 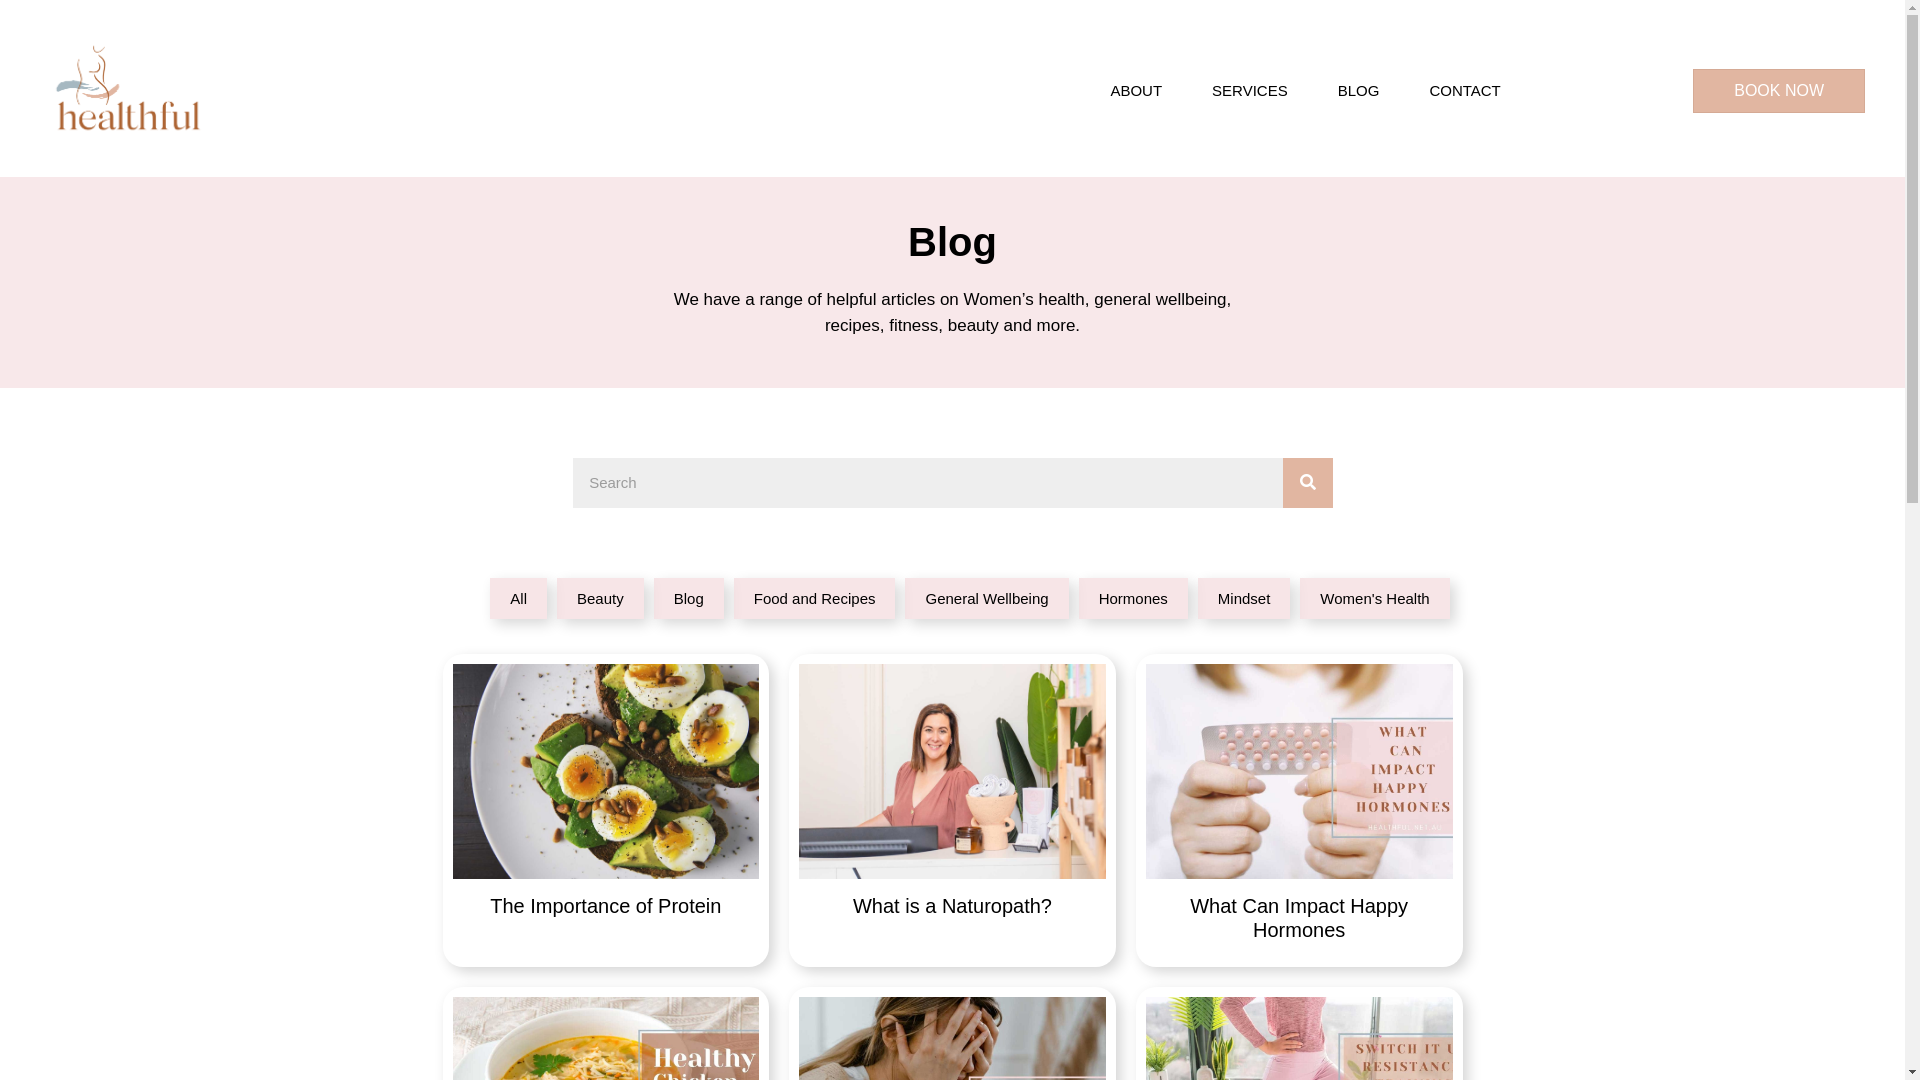 What do you see at coordinates (604, 770) in the screenshot?
I see `'the-importance-of-protein-healthful-wellness'` at bounding box center [604, 770].